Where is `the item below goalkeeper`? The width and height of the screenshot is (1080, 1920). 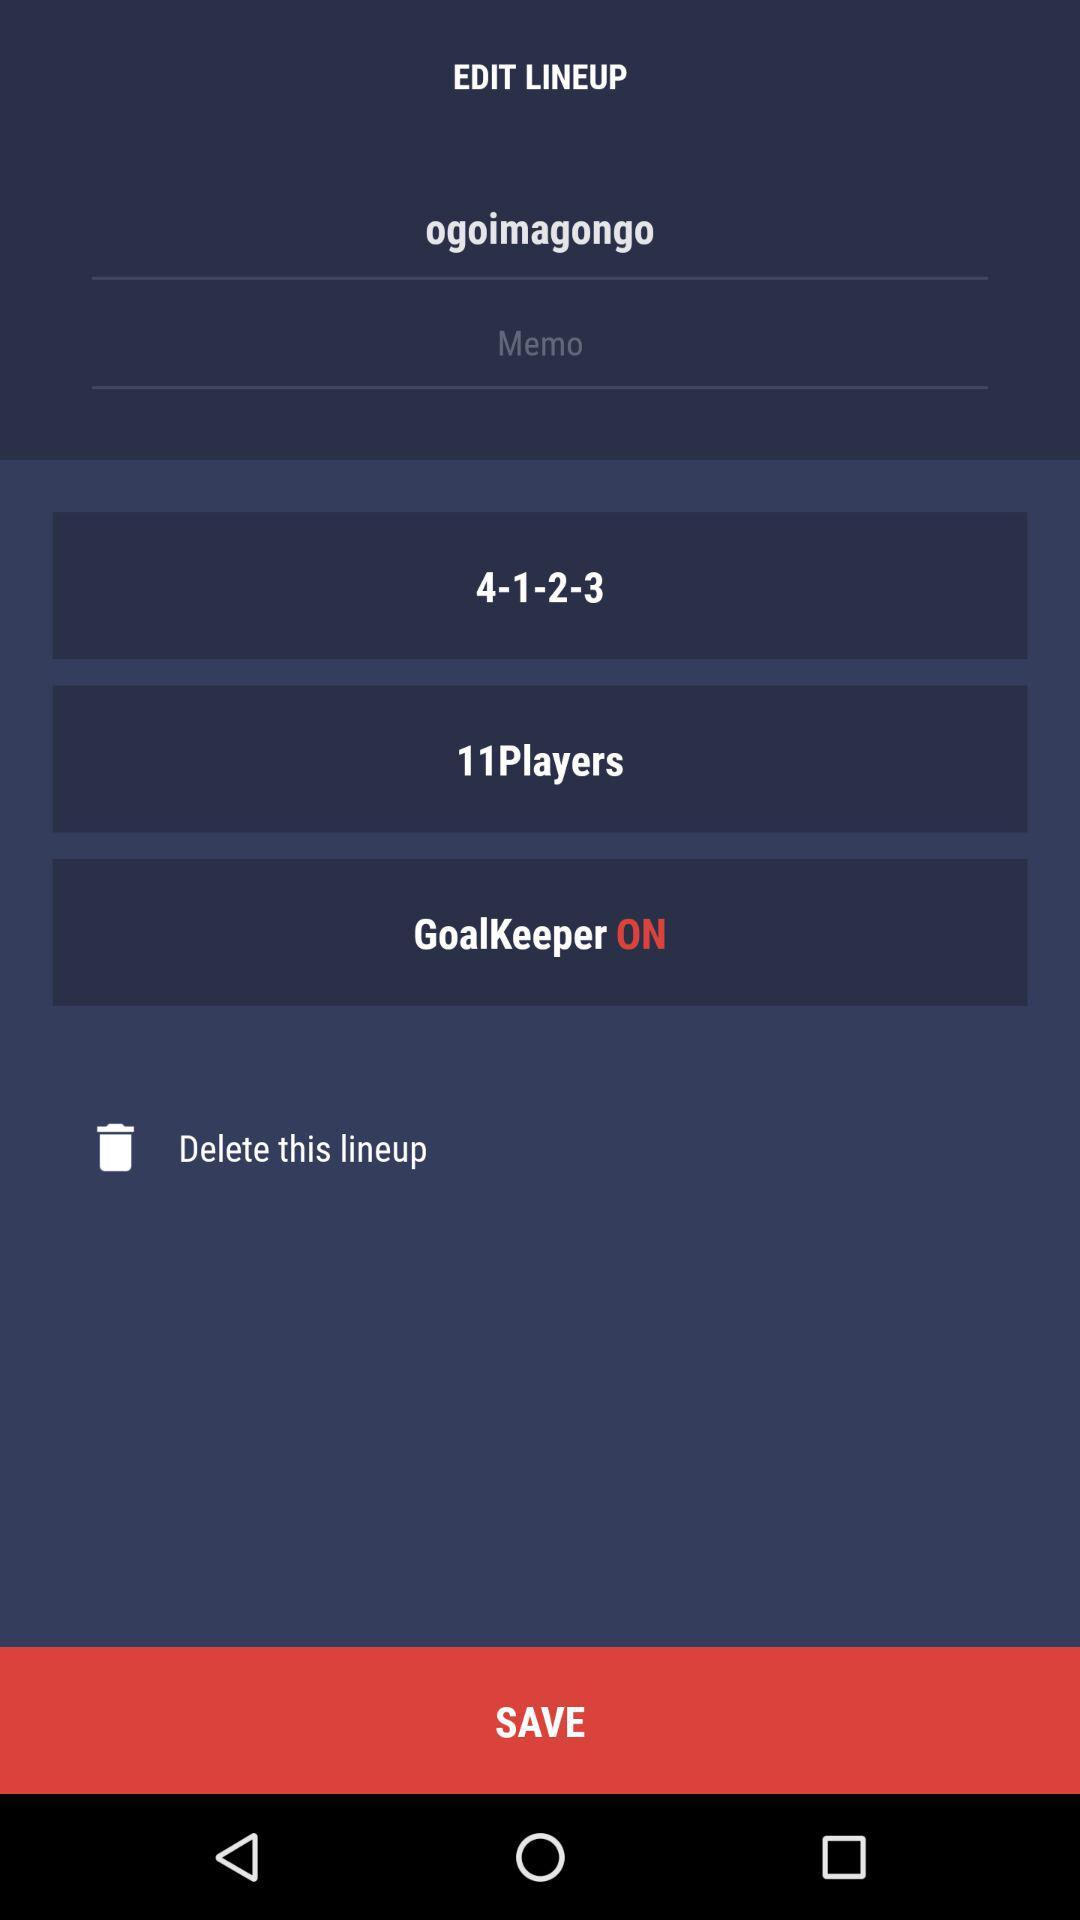 the item below goalkeeper is located at coordinates (238, 1147).